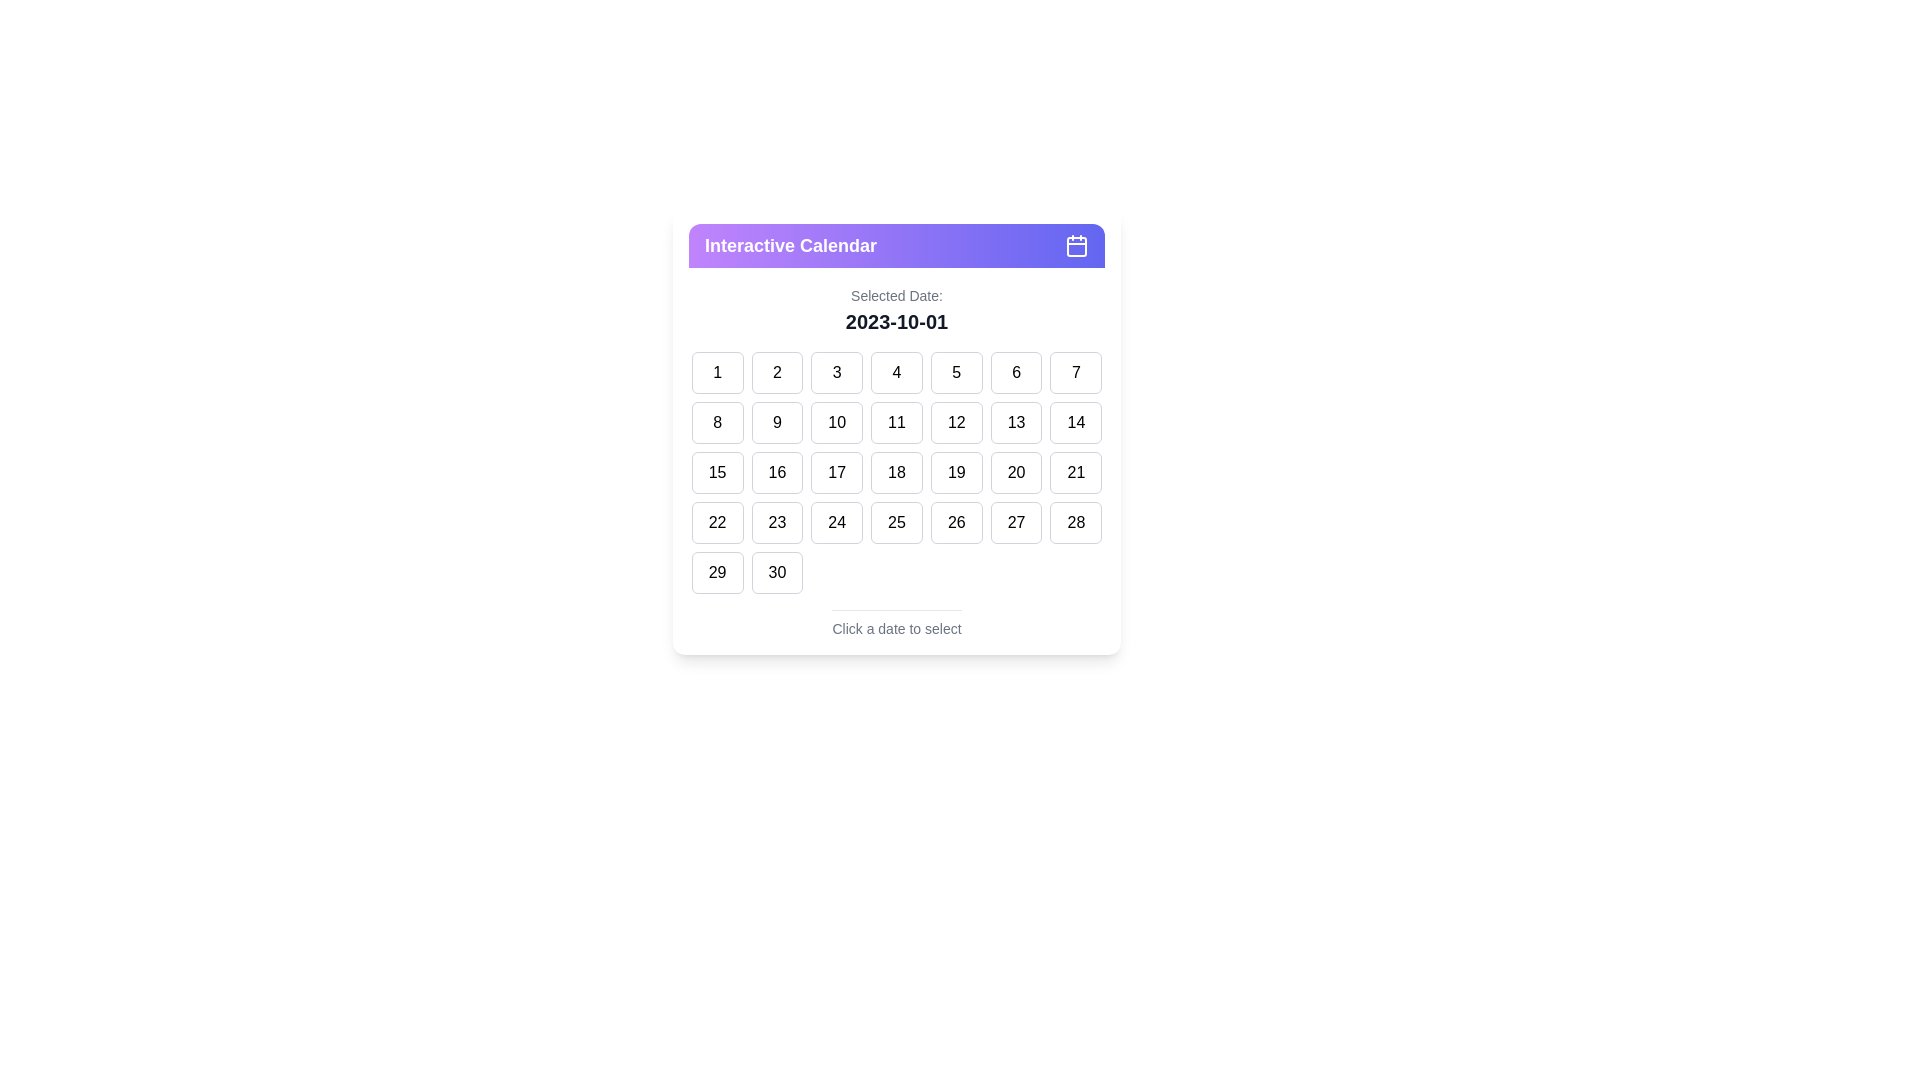 This screenshot has width=1920, height=1080. What do you see at coordinates (896, 430) in the screenshot?
I see `a date in the Interactive calendar grid displaying the days of October 2023` at bounding box center [896, 430].